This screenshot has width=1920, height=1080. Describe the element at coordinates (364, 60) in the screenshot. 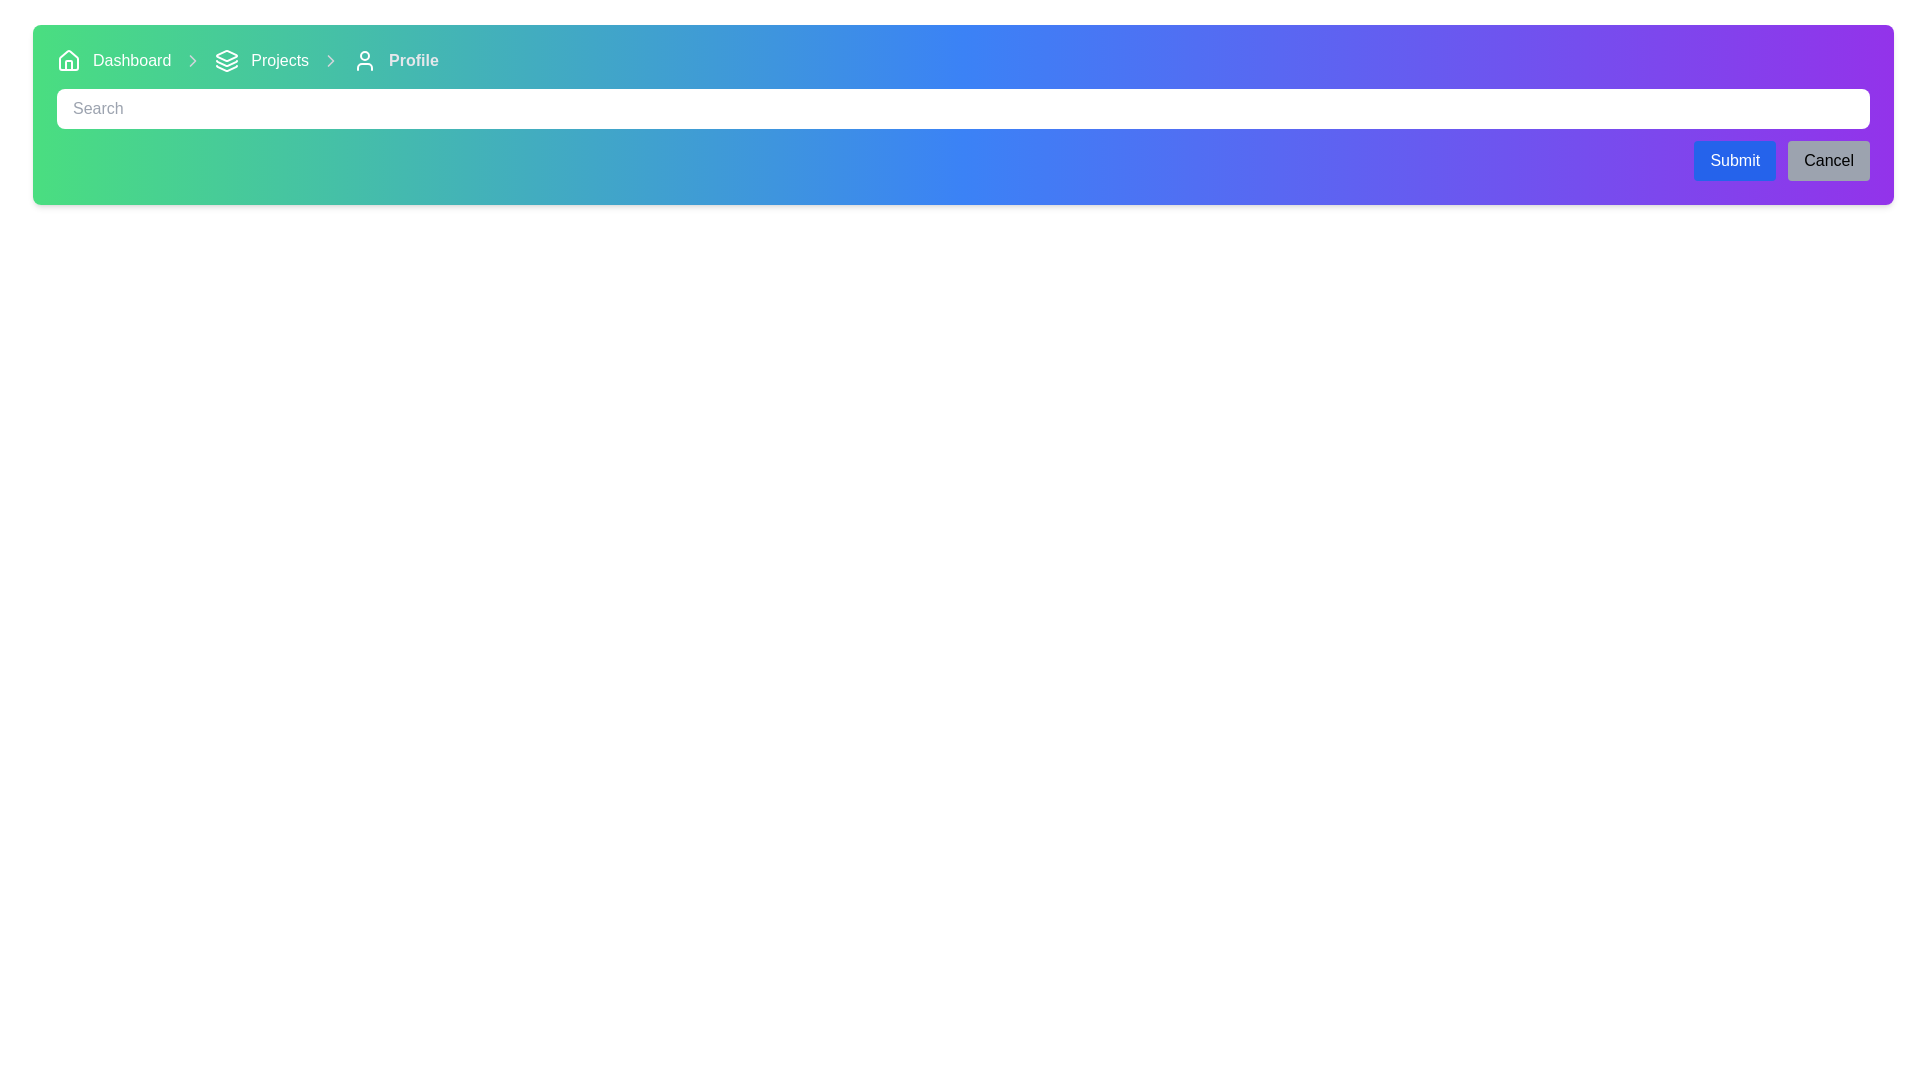

I see `the 'Profile' icon located` at that location.